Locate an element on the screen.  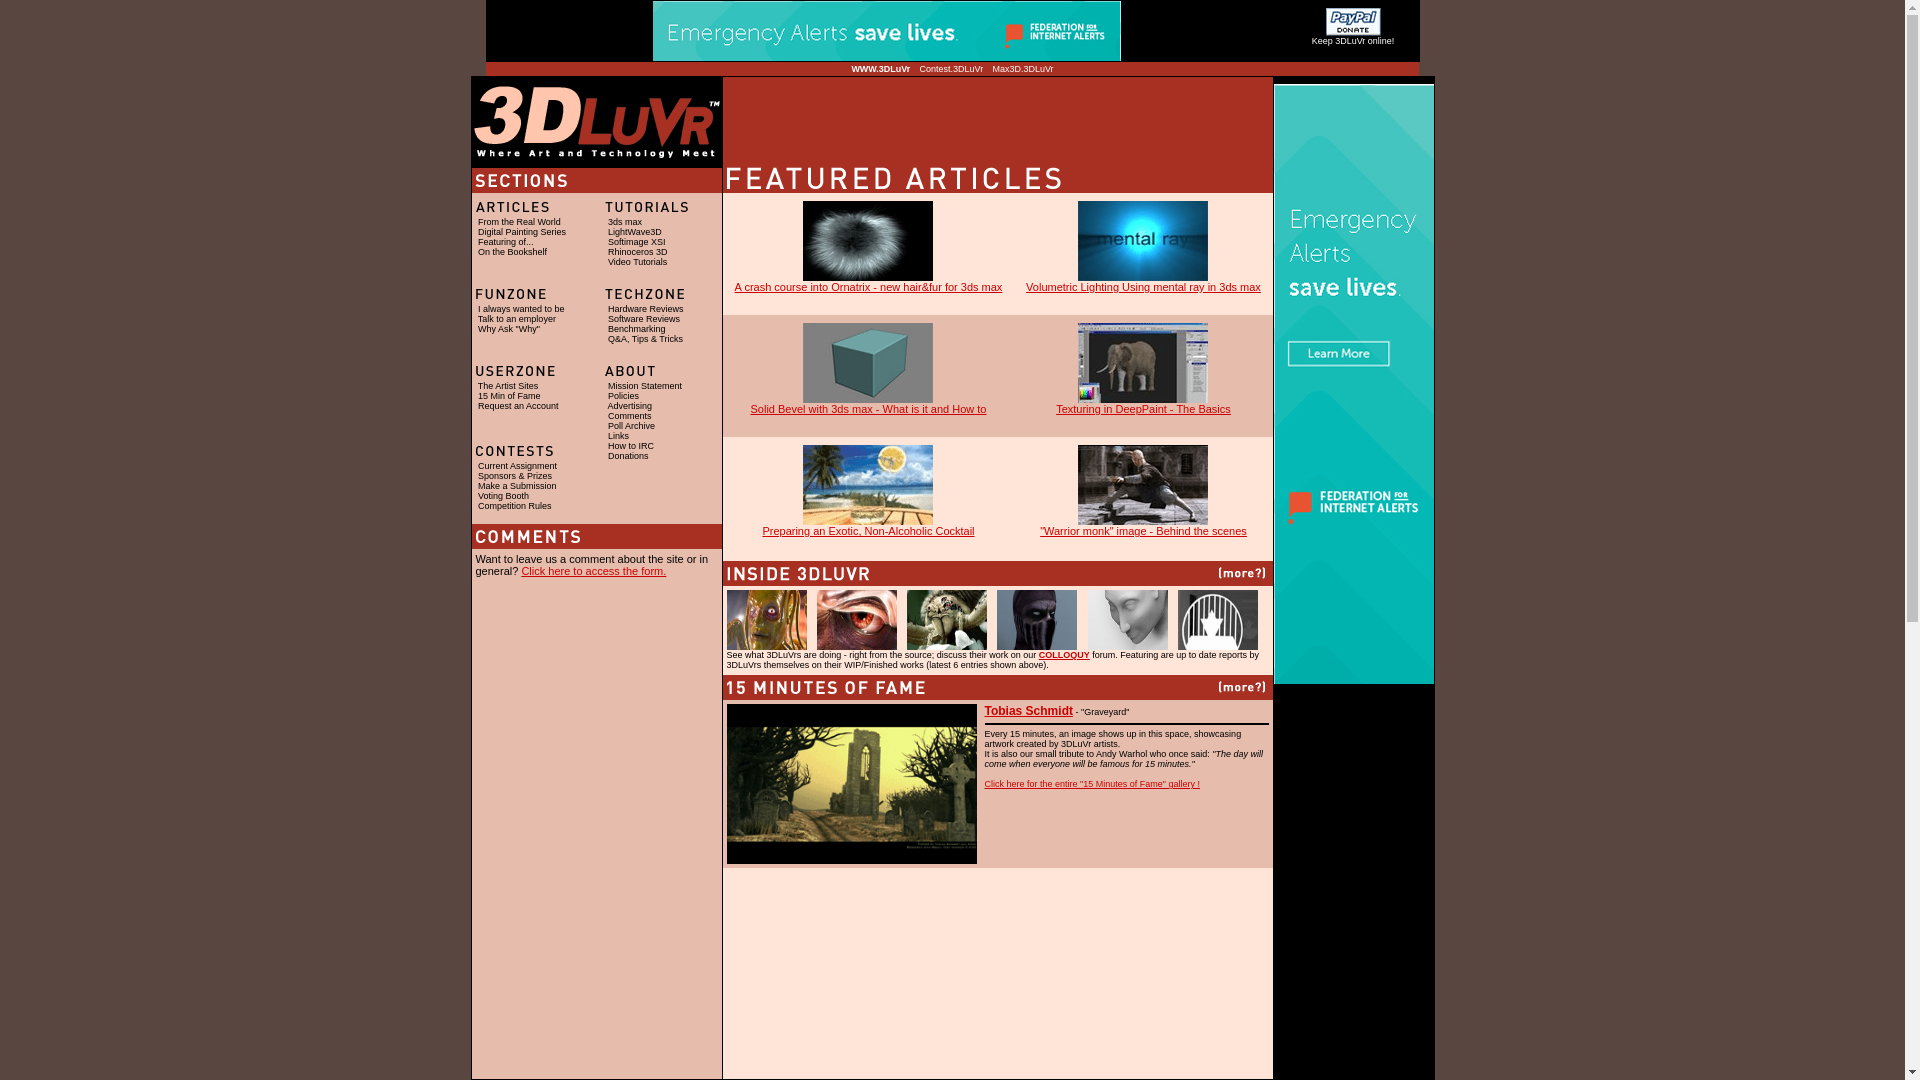
'WWW.3DLuVr' is located at coordinates (880, 68).